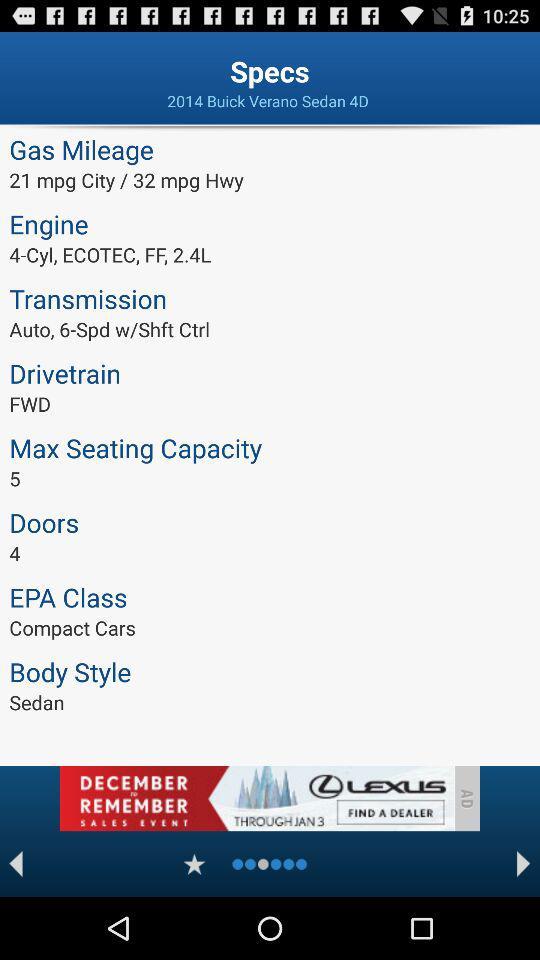 The image size is (540, 960). I want to click on backspace option, so click(15, 863).